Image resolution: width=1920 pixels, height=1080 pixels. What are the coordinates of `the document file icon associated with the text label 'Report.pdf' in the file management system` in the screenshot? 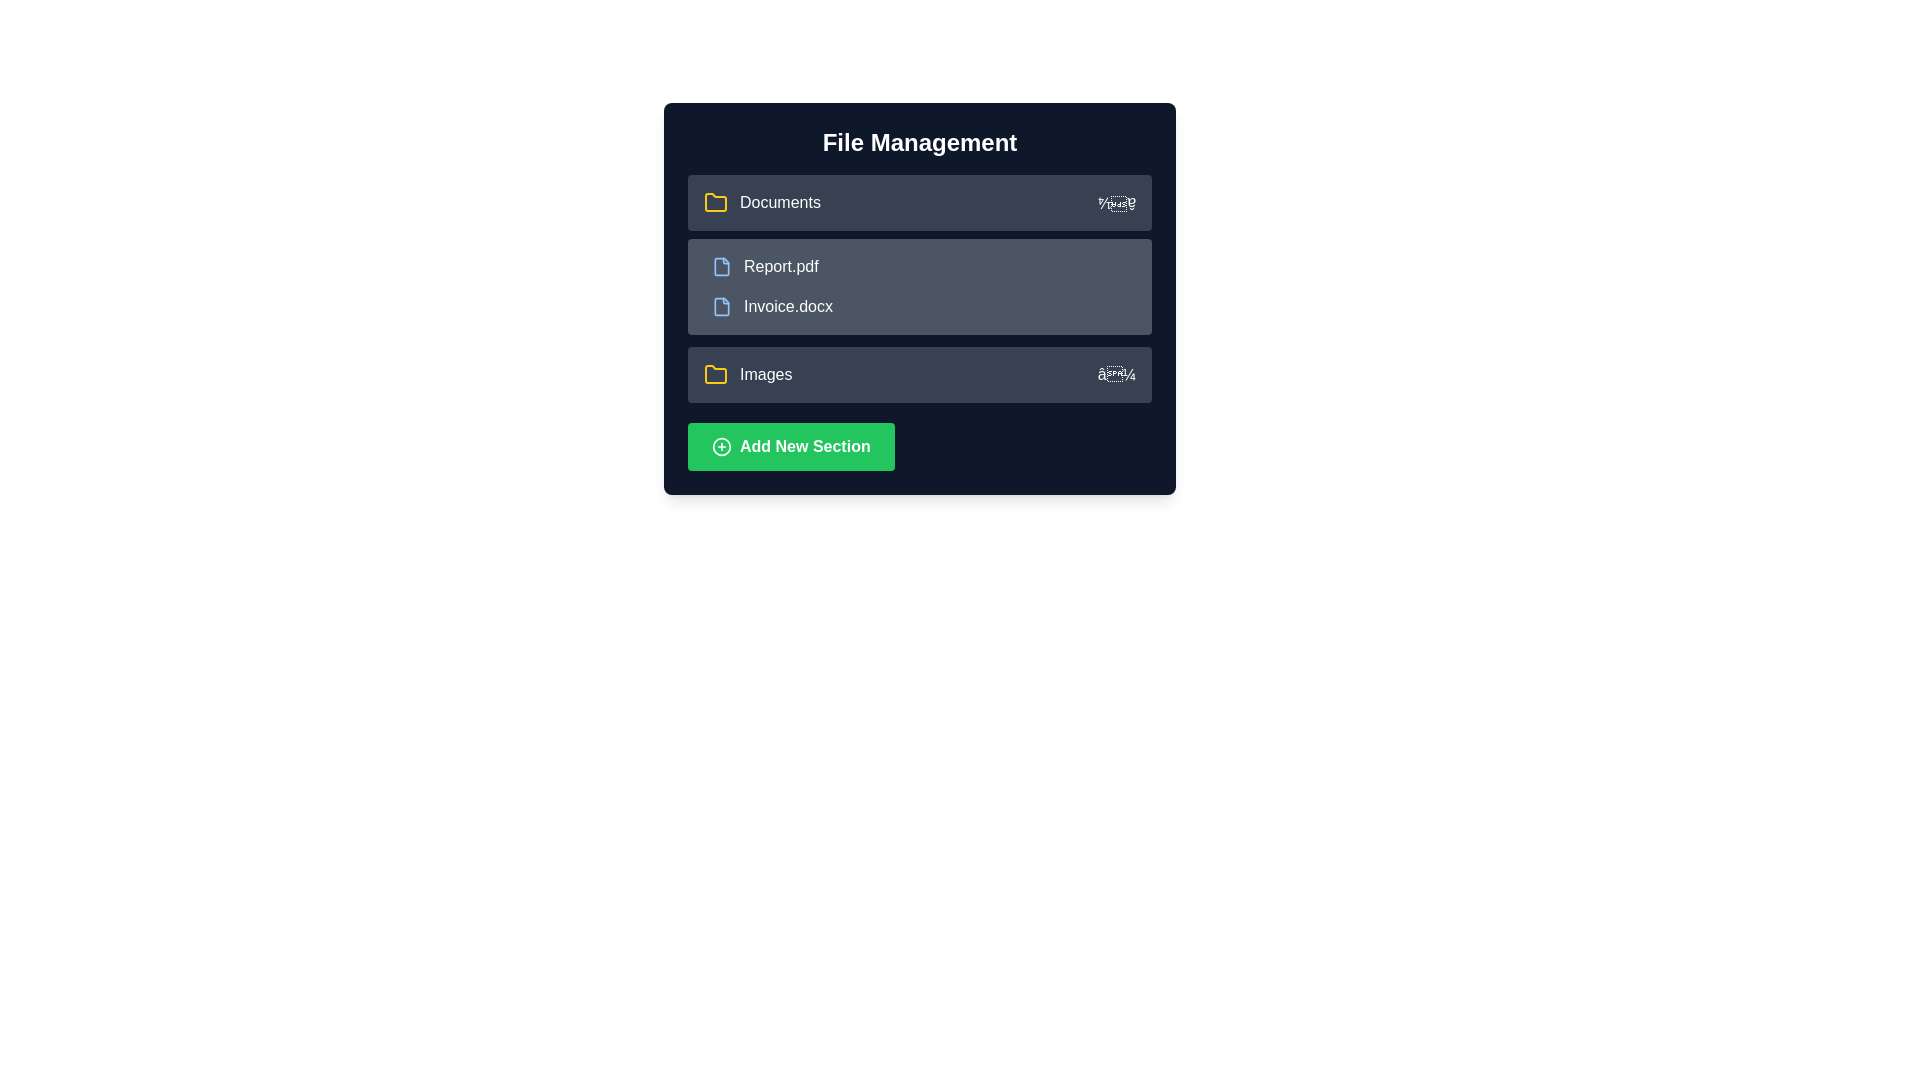 It's located at (720, 265).